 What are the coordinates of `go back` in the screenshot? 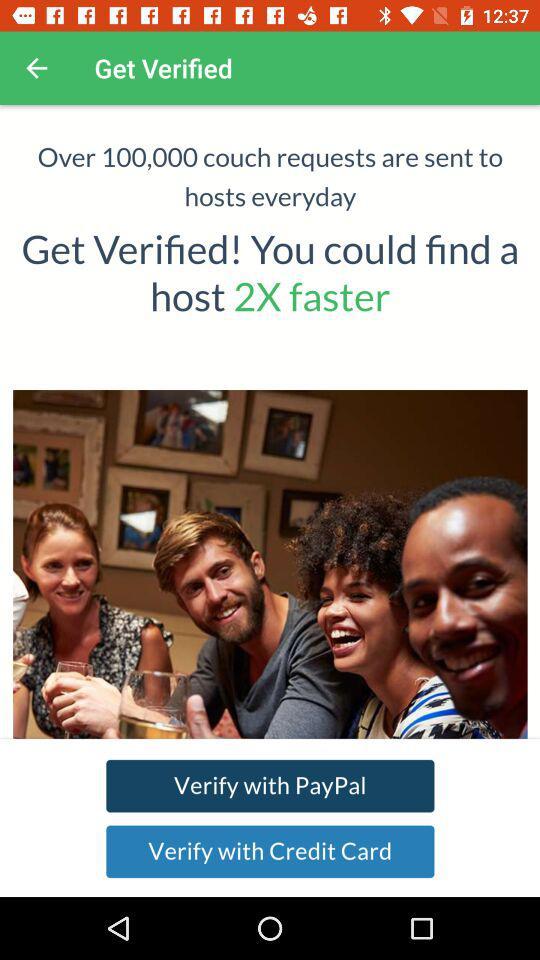 It's located at (36, 68).